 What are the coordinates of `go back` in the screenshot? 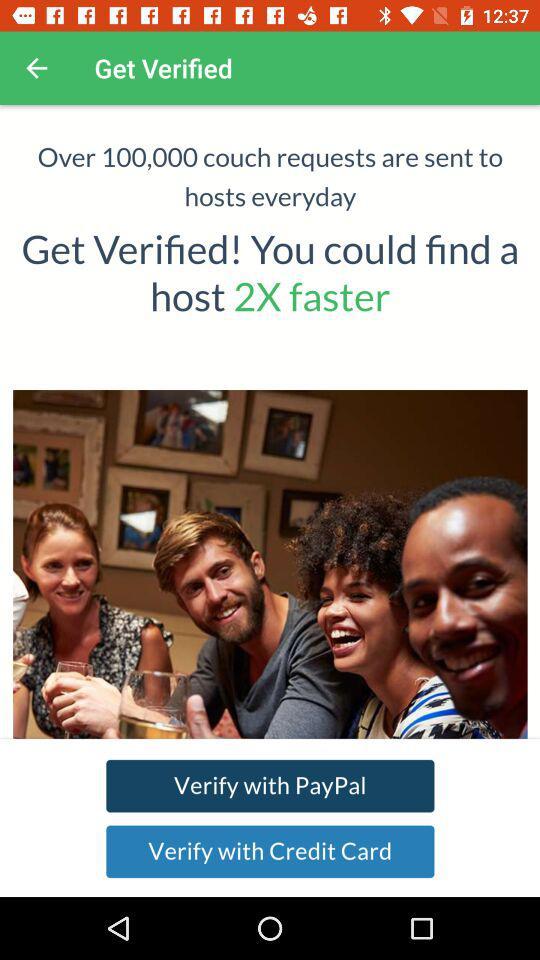 It's located at (36, 68).